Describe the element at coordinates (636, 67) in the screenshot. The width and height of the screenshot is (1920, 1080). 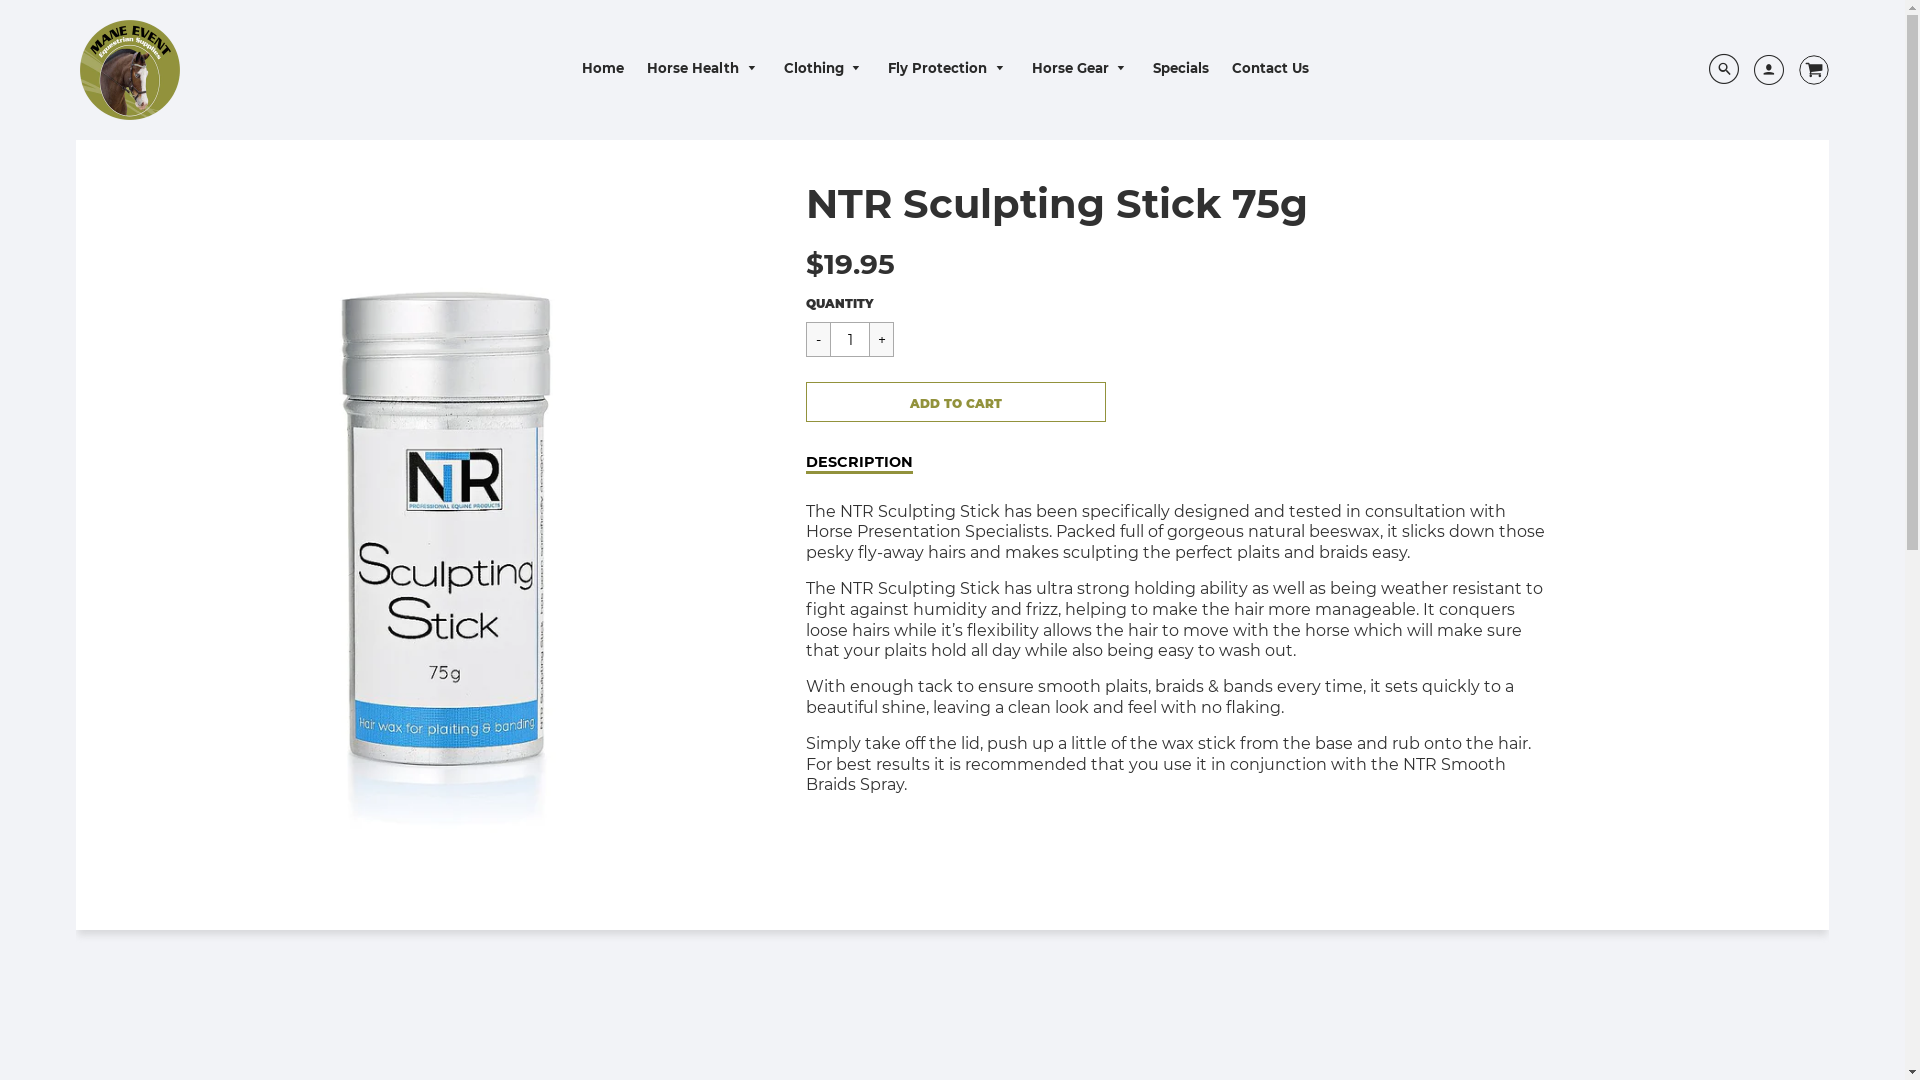
I see `'Horse Health'` at that location.